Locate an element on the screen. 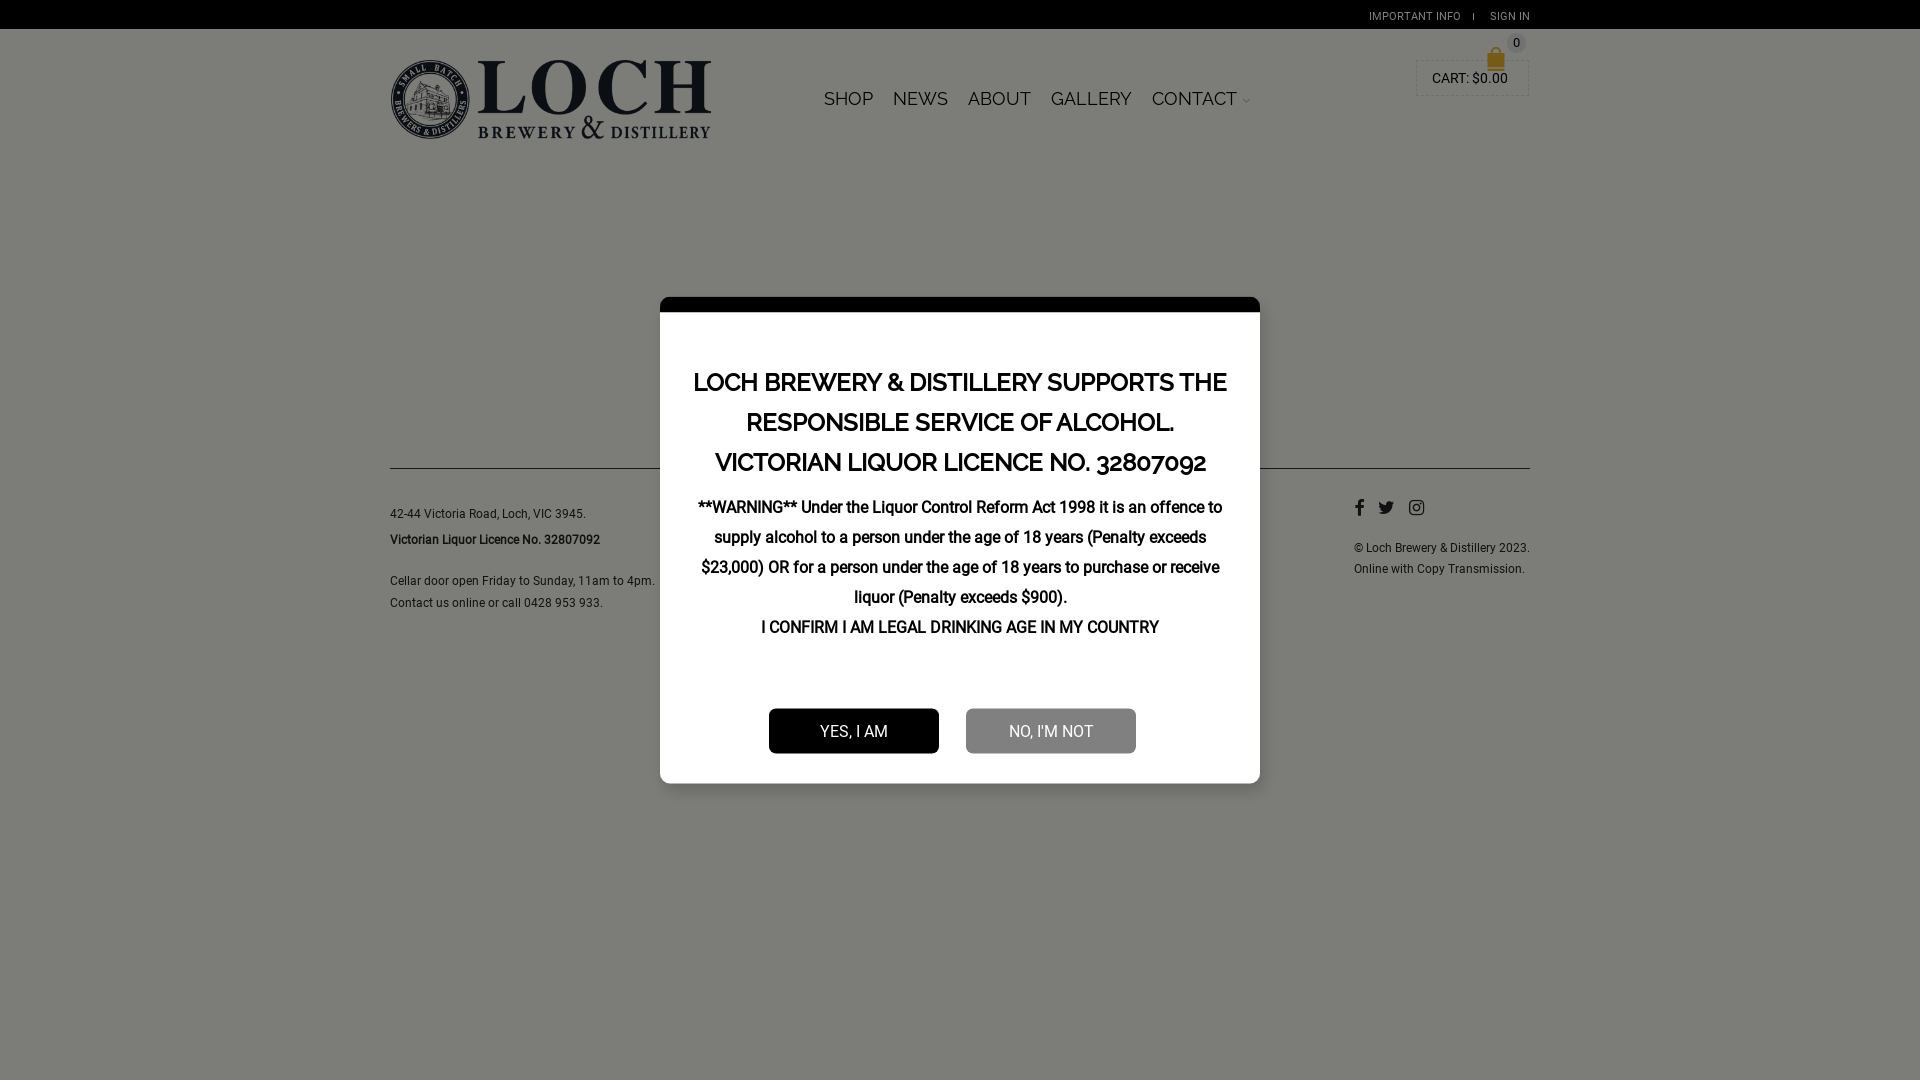  'online' is located at coordinates (467, 601).